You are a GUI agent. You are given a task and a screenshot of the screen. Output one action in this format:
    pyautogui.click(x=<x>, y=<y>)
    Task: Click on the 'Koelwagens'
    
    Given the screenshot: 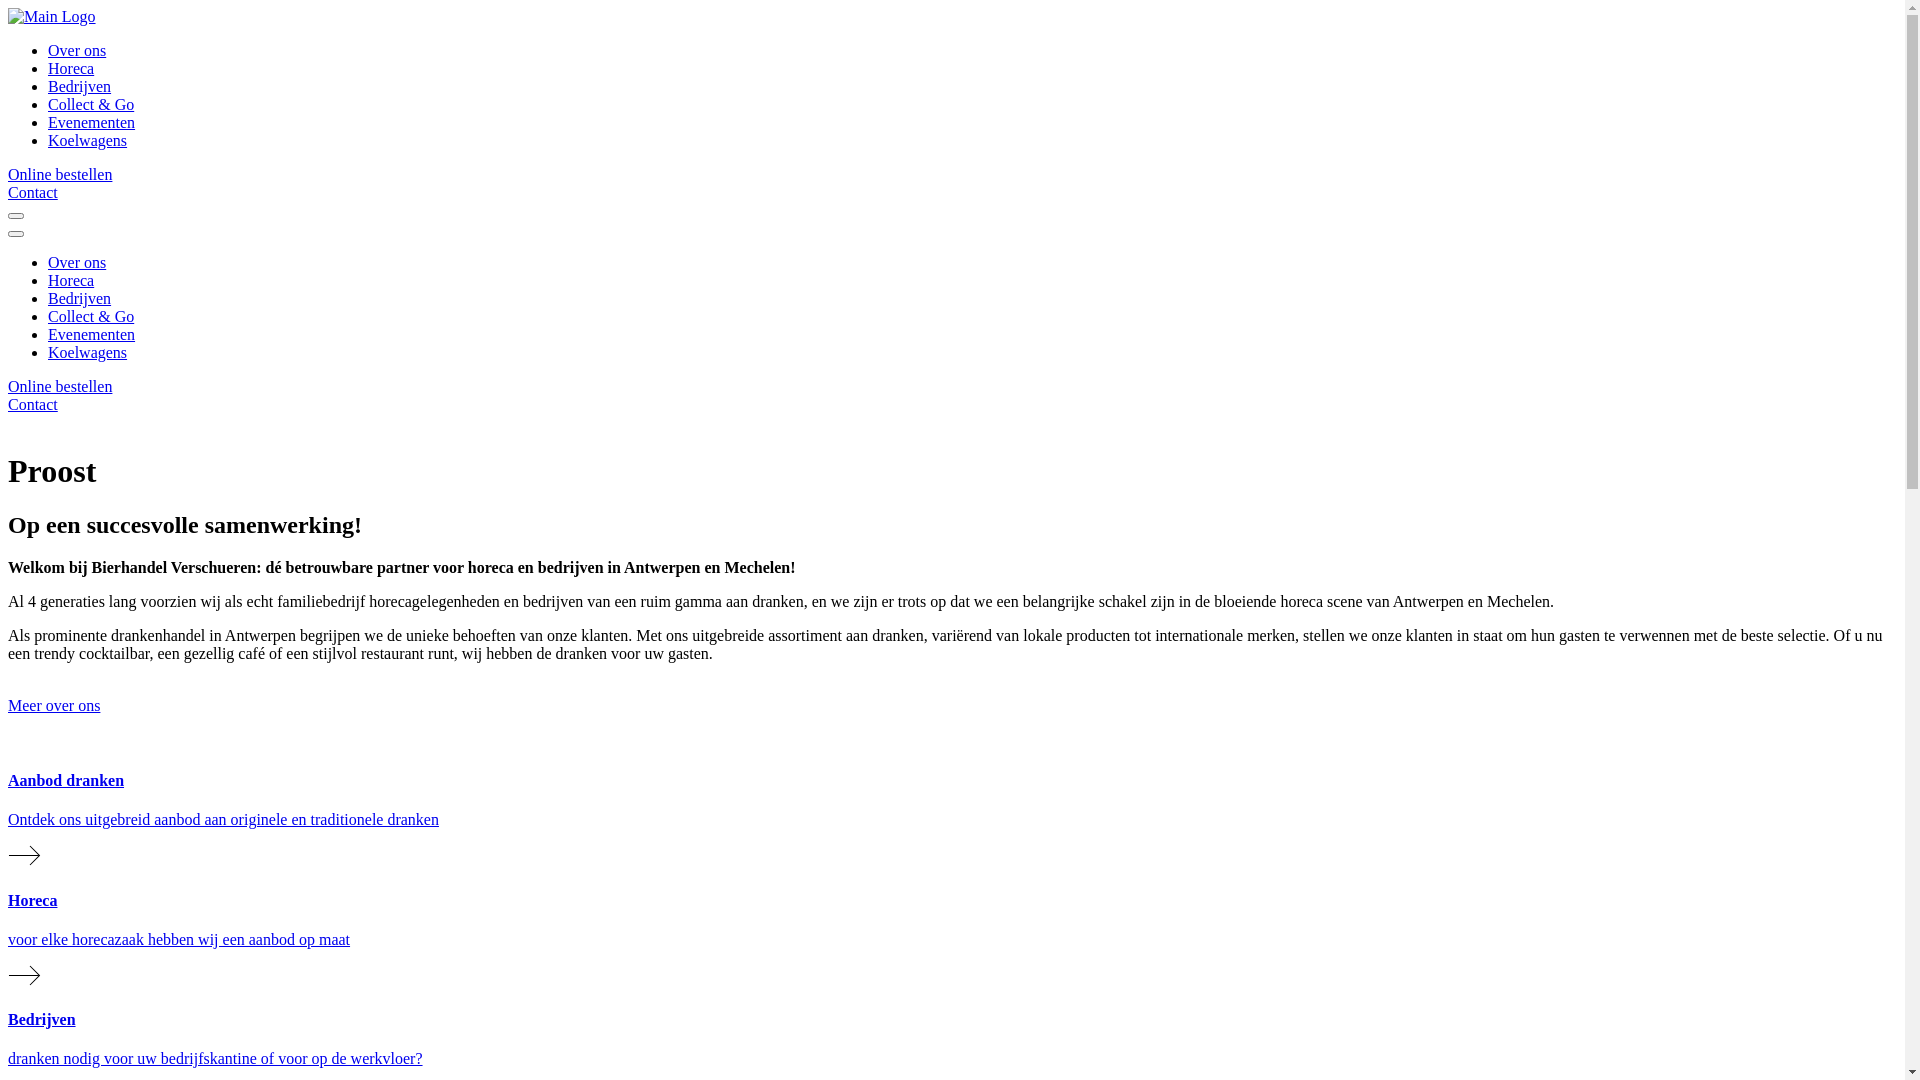 What is the action you would take?
    pyautogui.click(x=86, y=139)
    